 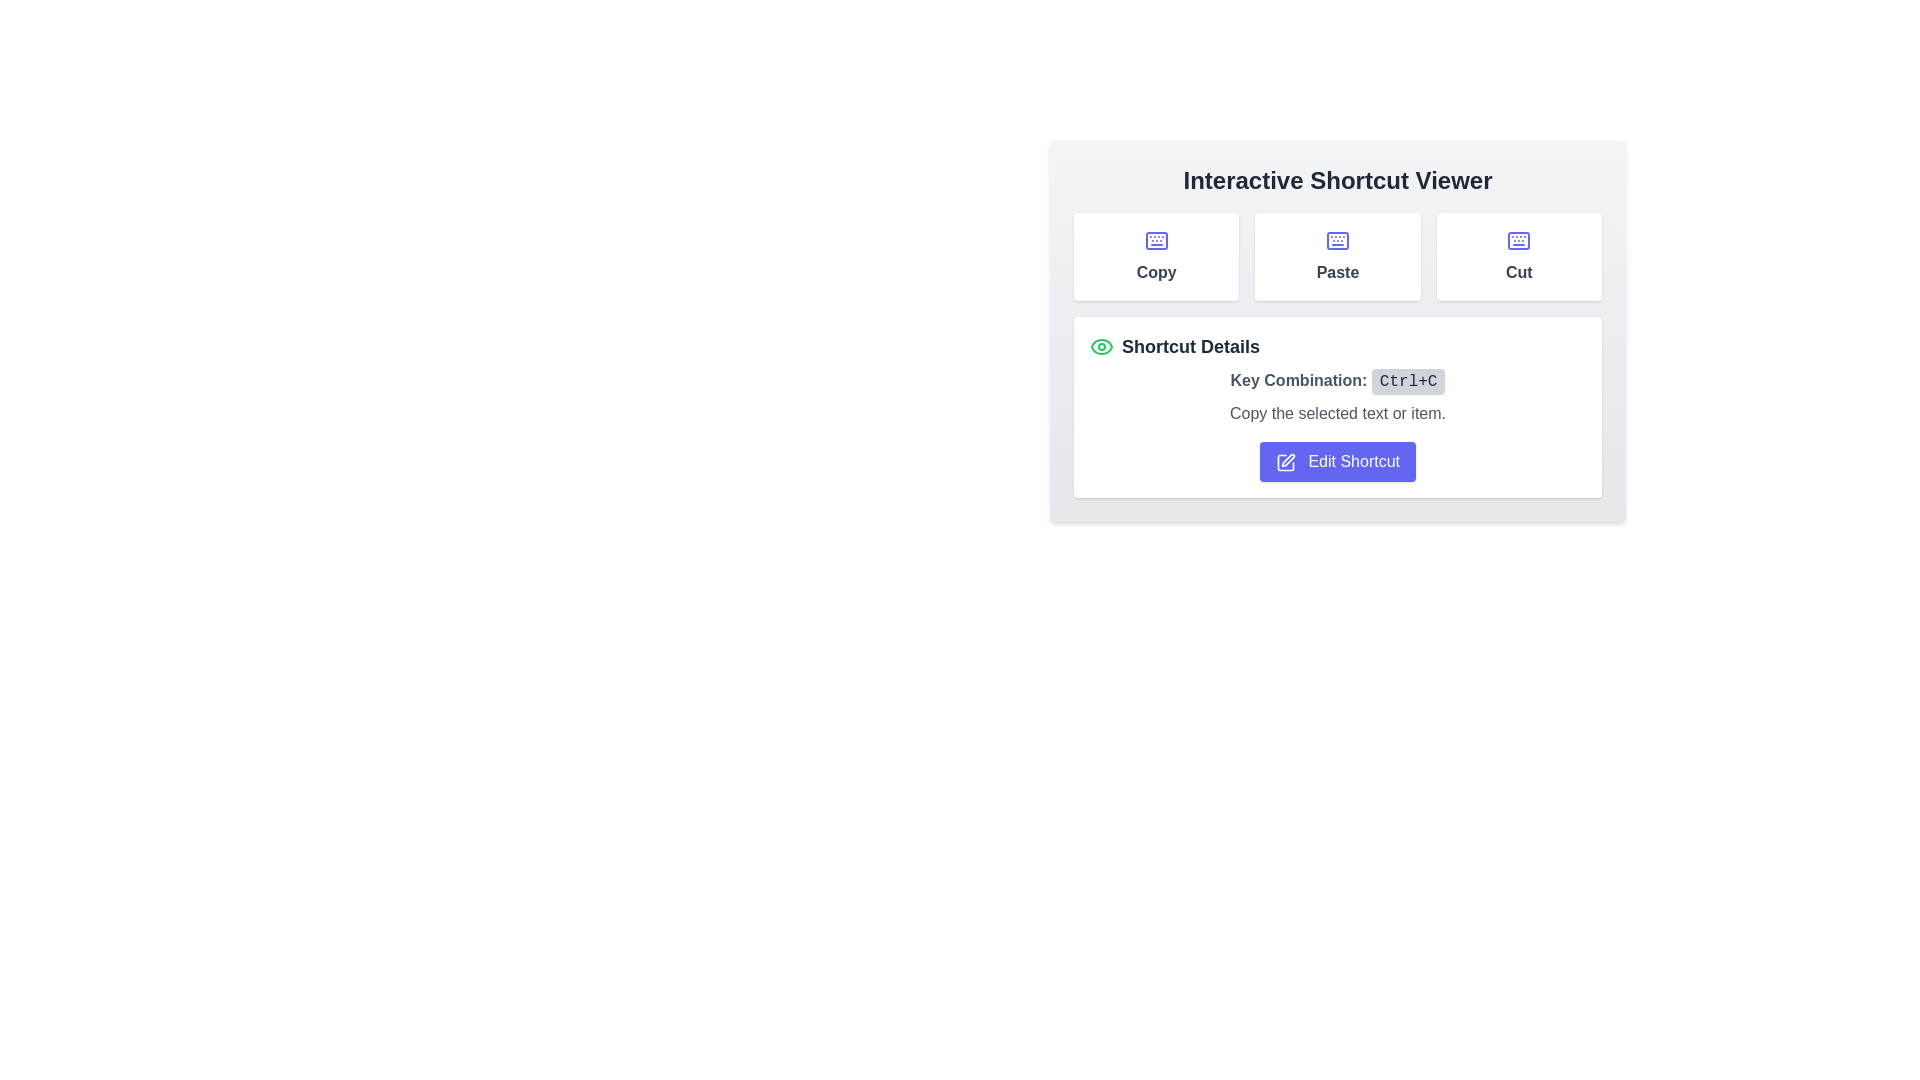 I want to click on the 'Edit Shortcut' button, which is a rectangular button with a blue background and white text, located in the bottom section of a panel, so click(x=1338, y=462).